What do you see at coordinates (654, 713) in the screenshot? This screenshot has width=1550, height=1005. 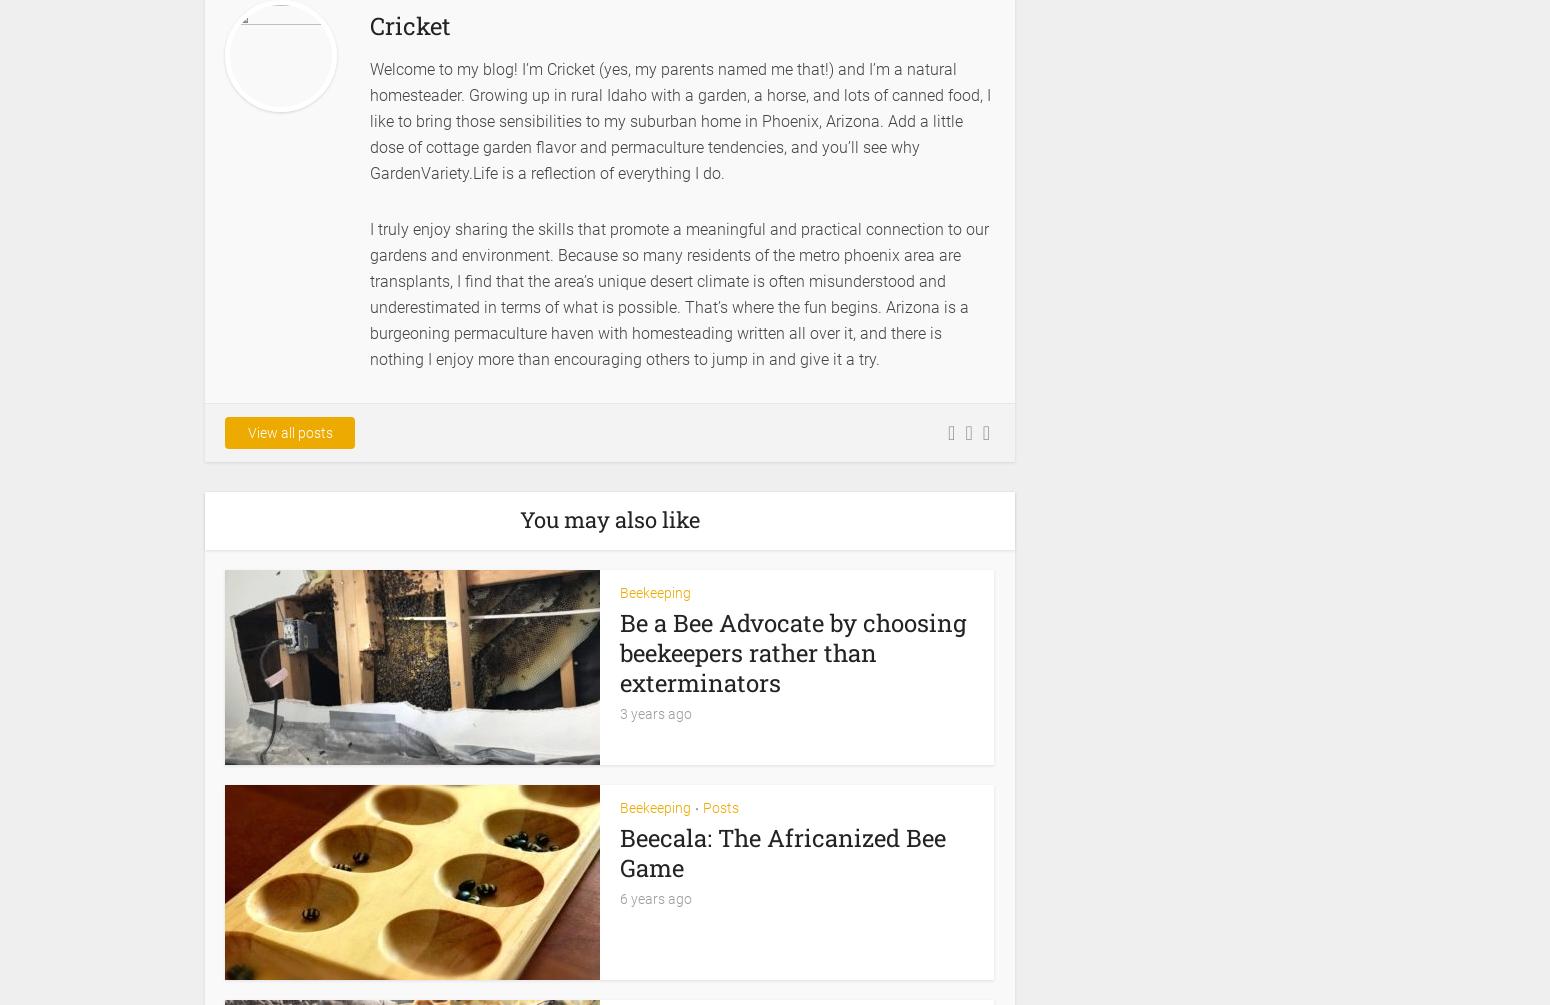 I see `'3 years ago'` at bounding box center [654, 713].